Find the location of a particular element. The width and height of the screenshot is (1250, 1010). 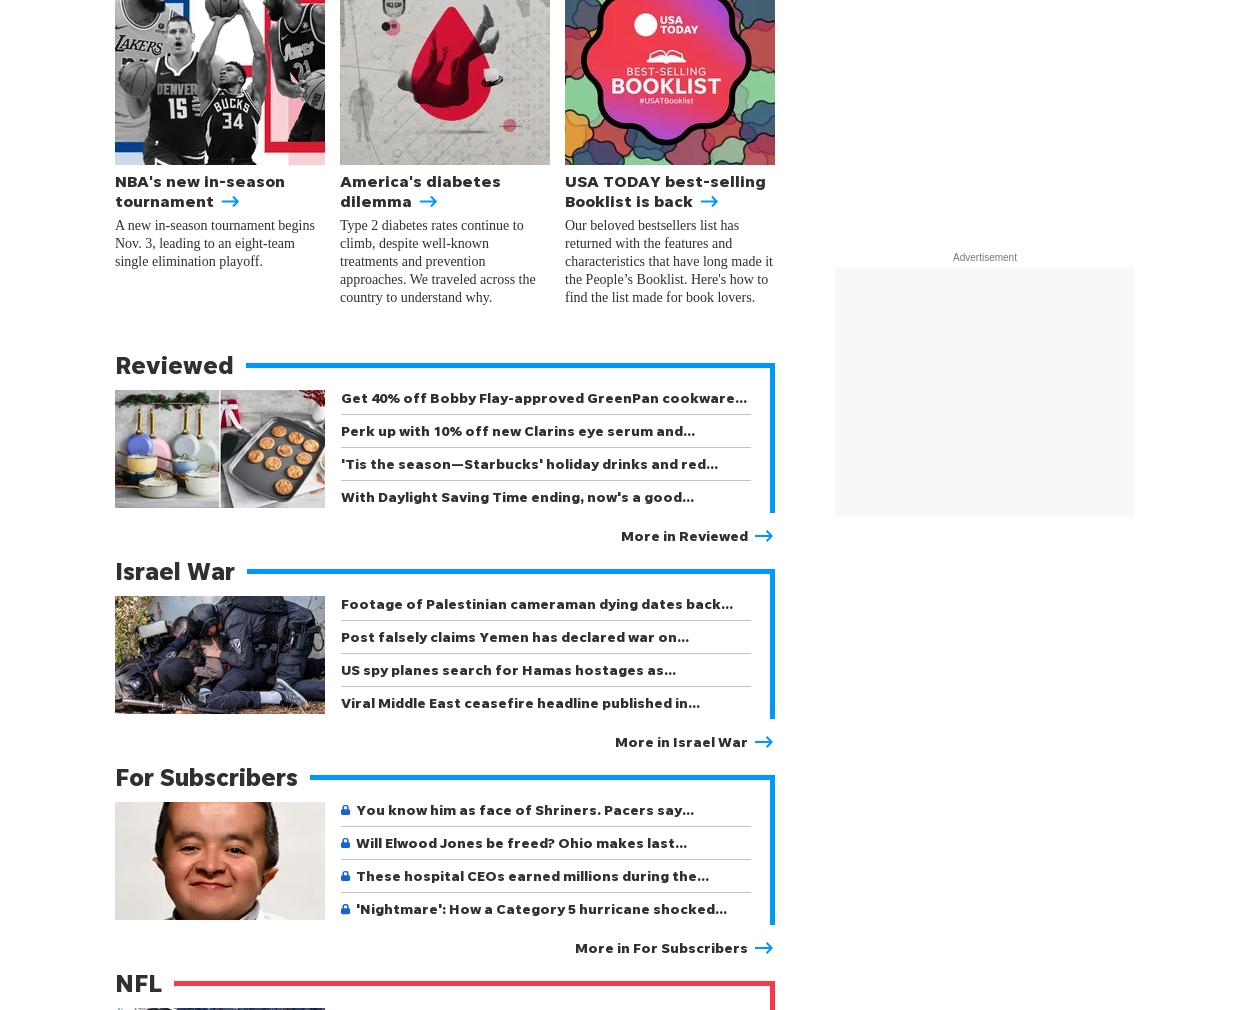

'More in For Subscribers' is located at coordinates (574, 947).